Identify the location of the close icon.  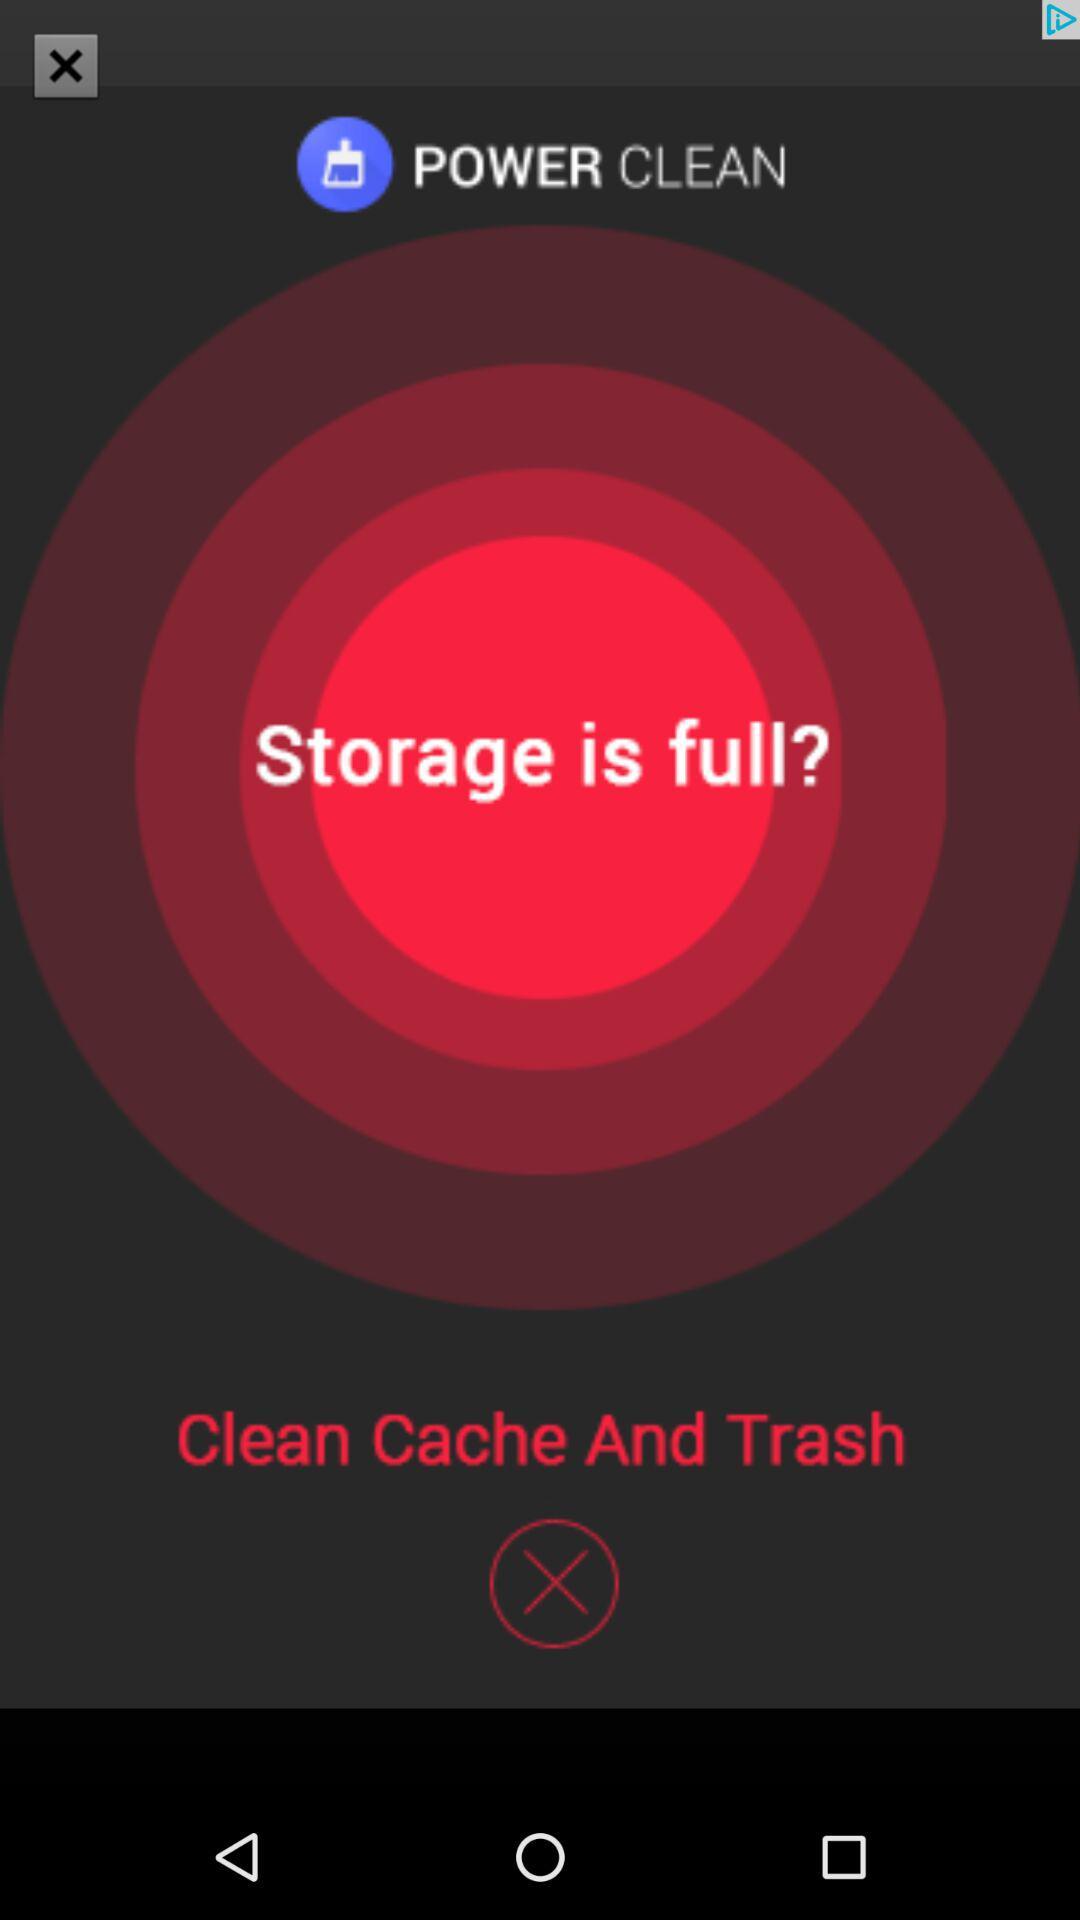
(91, 97).